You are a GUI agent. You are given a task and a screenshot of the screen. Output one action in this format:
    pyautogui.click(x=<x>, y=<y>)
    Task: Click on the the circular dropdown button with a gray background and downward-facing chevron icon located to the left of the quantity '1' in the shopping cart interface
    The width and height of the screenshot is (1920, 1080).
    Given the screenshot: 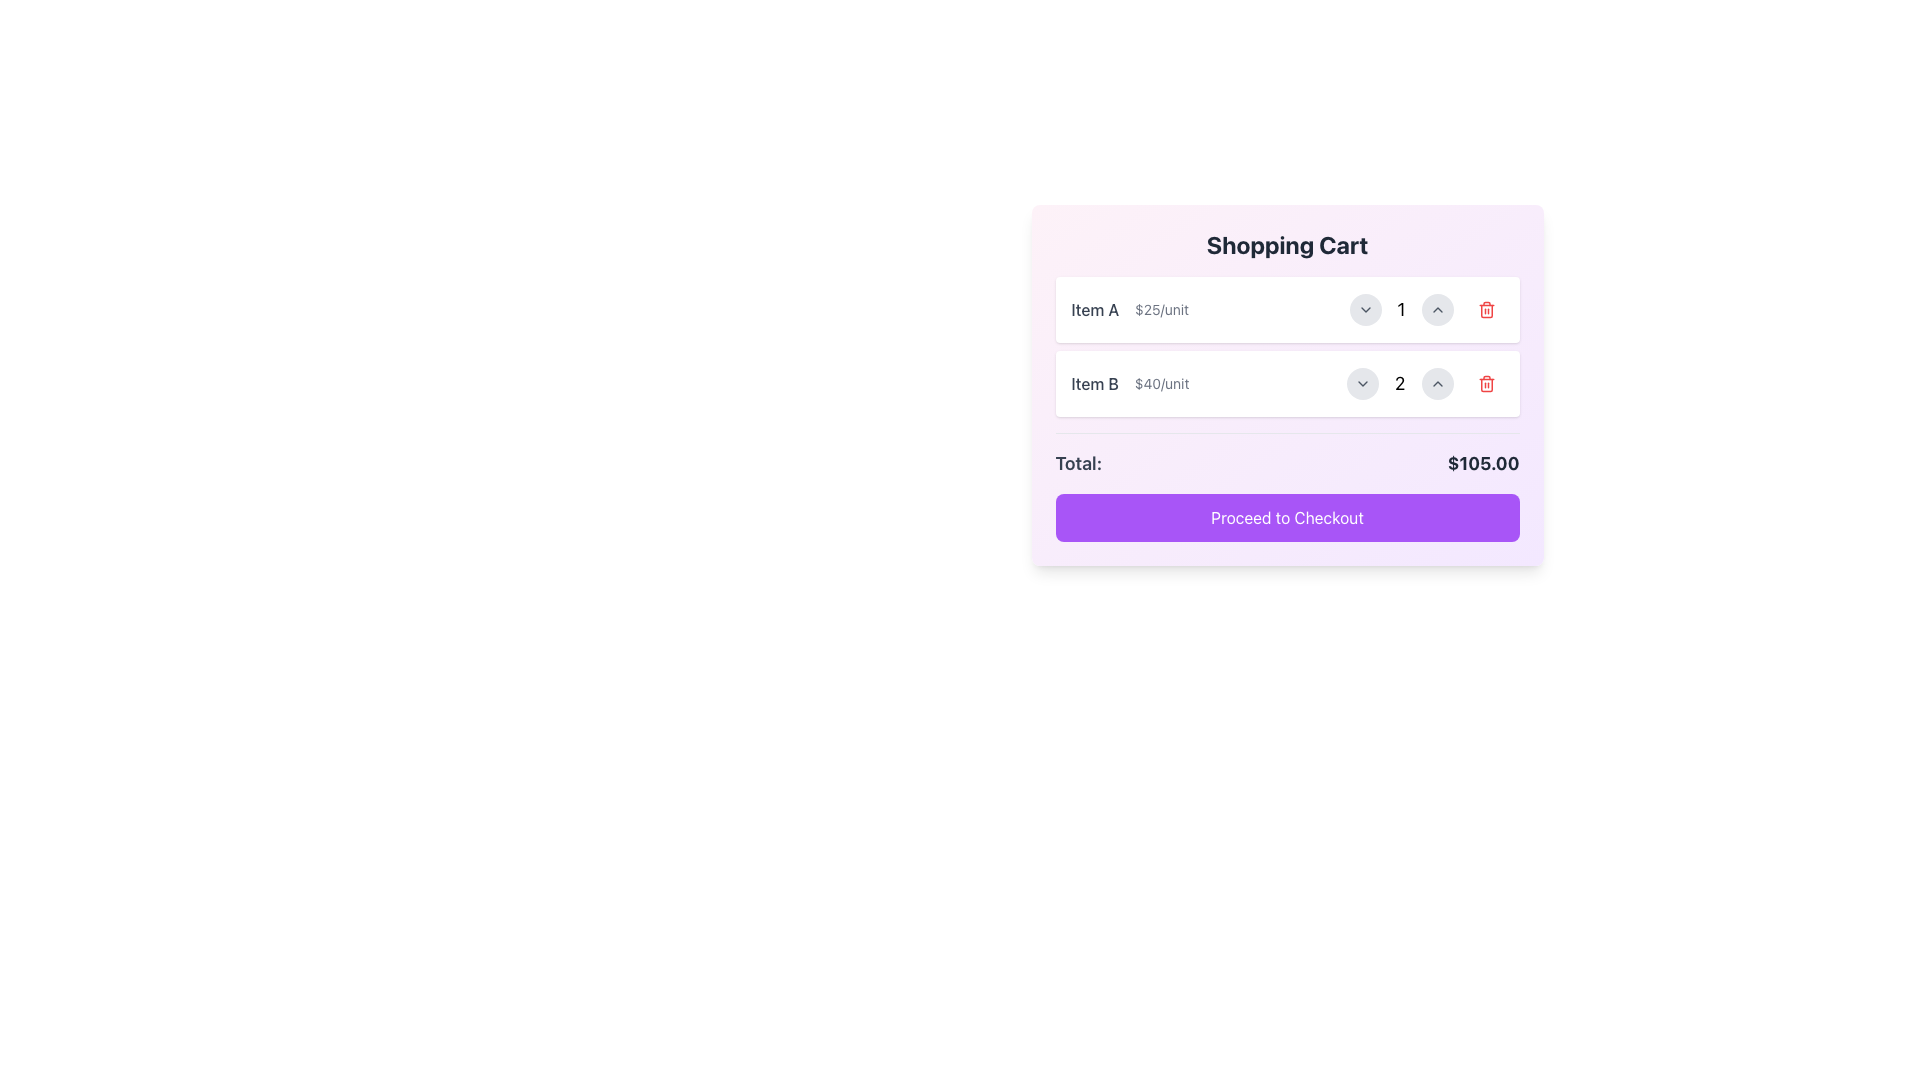 What is the action you would take?
    pyautogui.click(x=1364, y=309)
    